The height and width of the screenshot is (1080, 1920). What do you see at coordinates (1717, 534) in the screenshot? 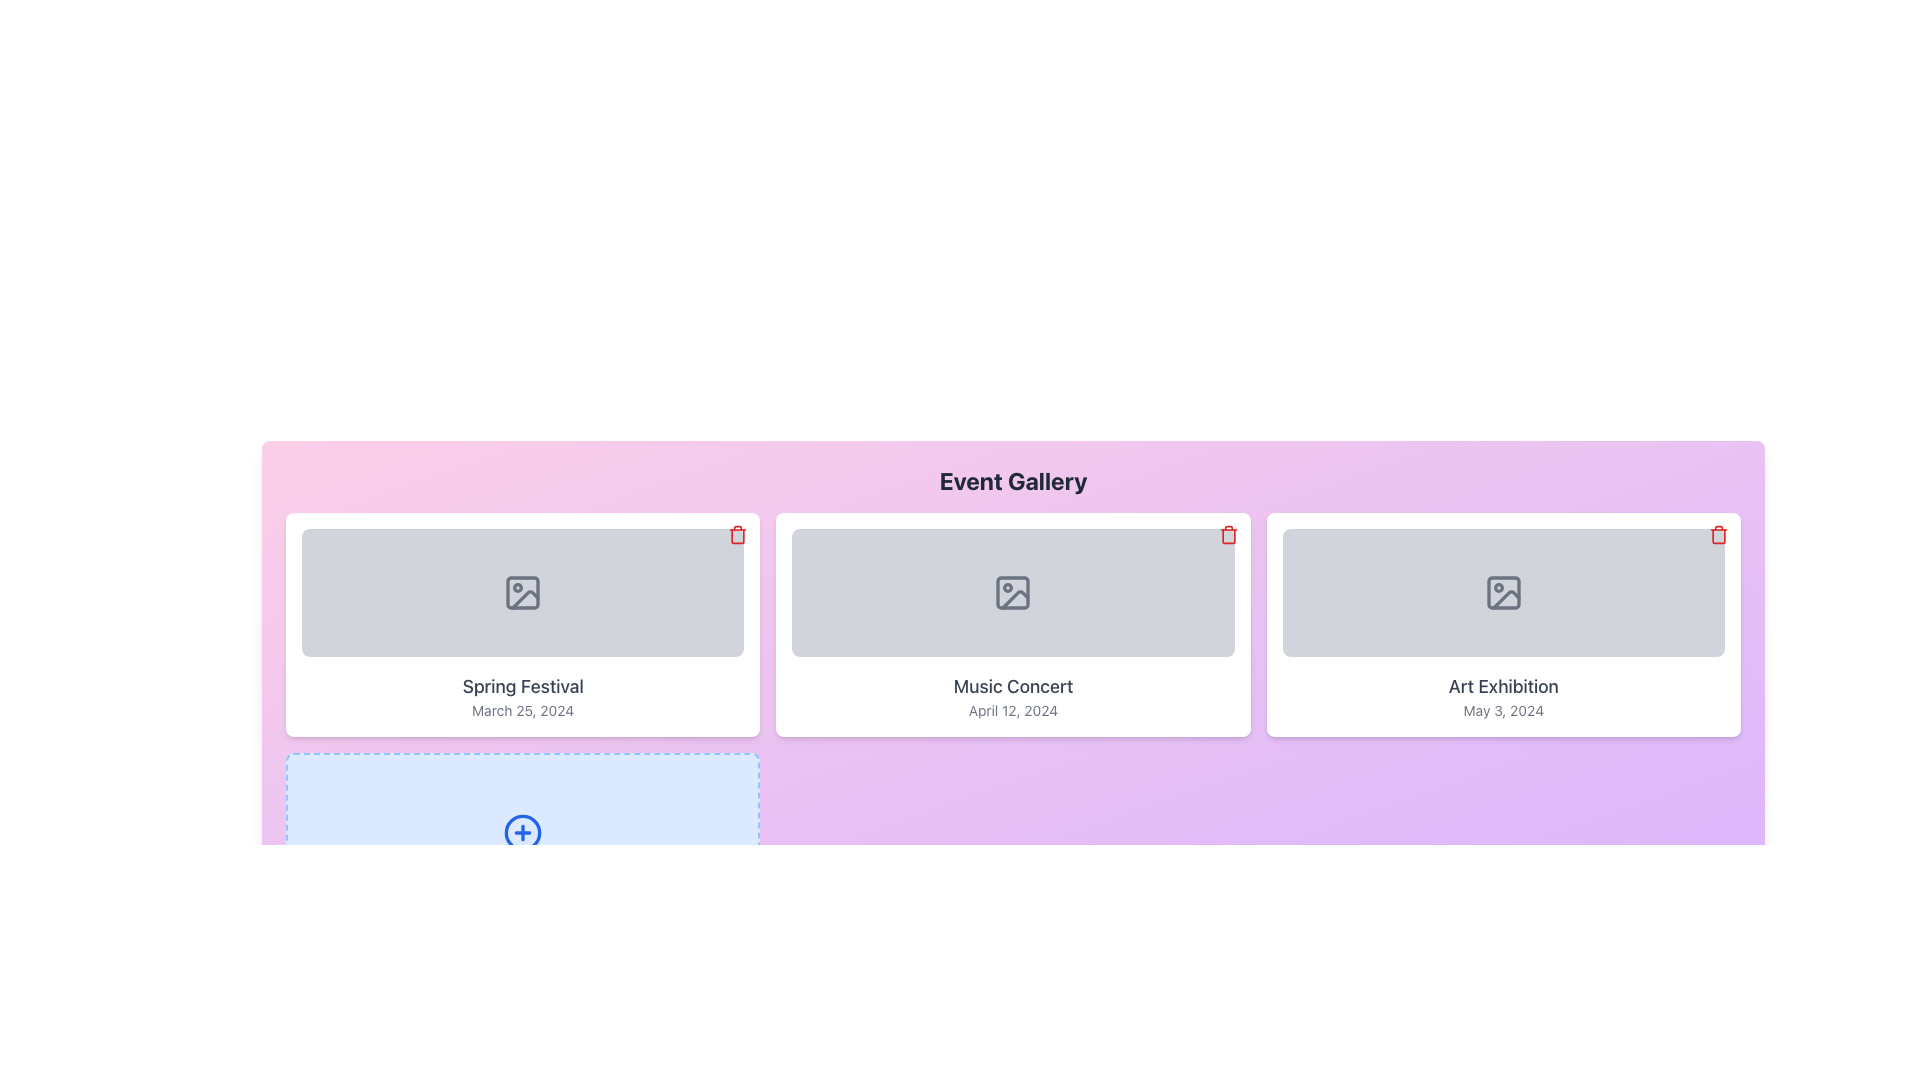
I see `the delete icon in the top-right corner of the card` at bounding box center [1717, 534].